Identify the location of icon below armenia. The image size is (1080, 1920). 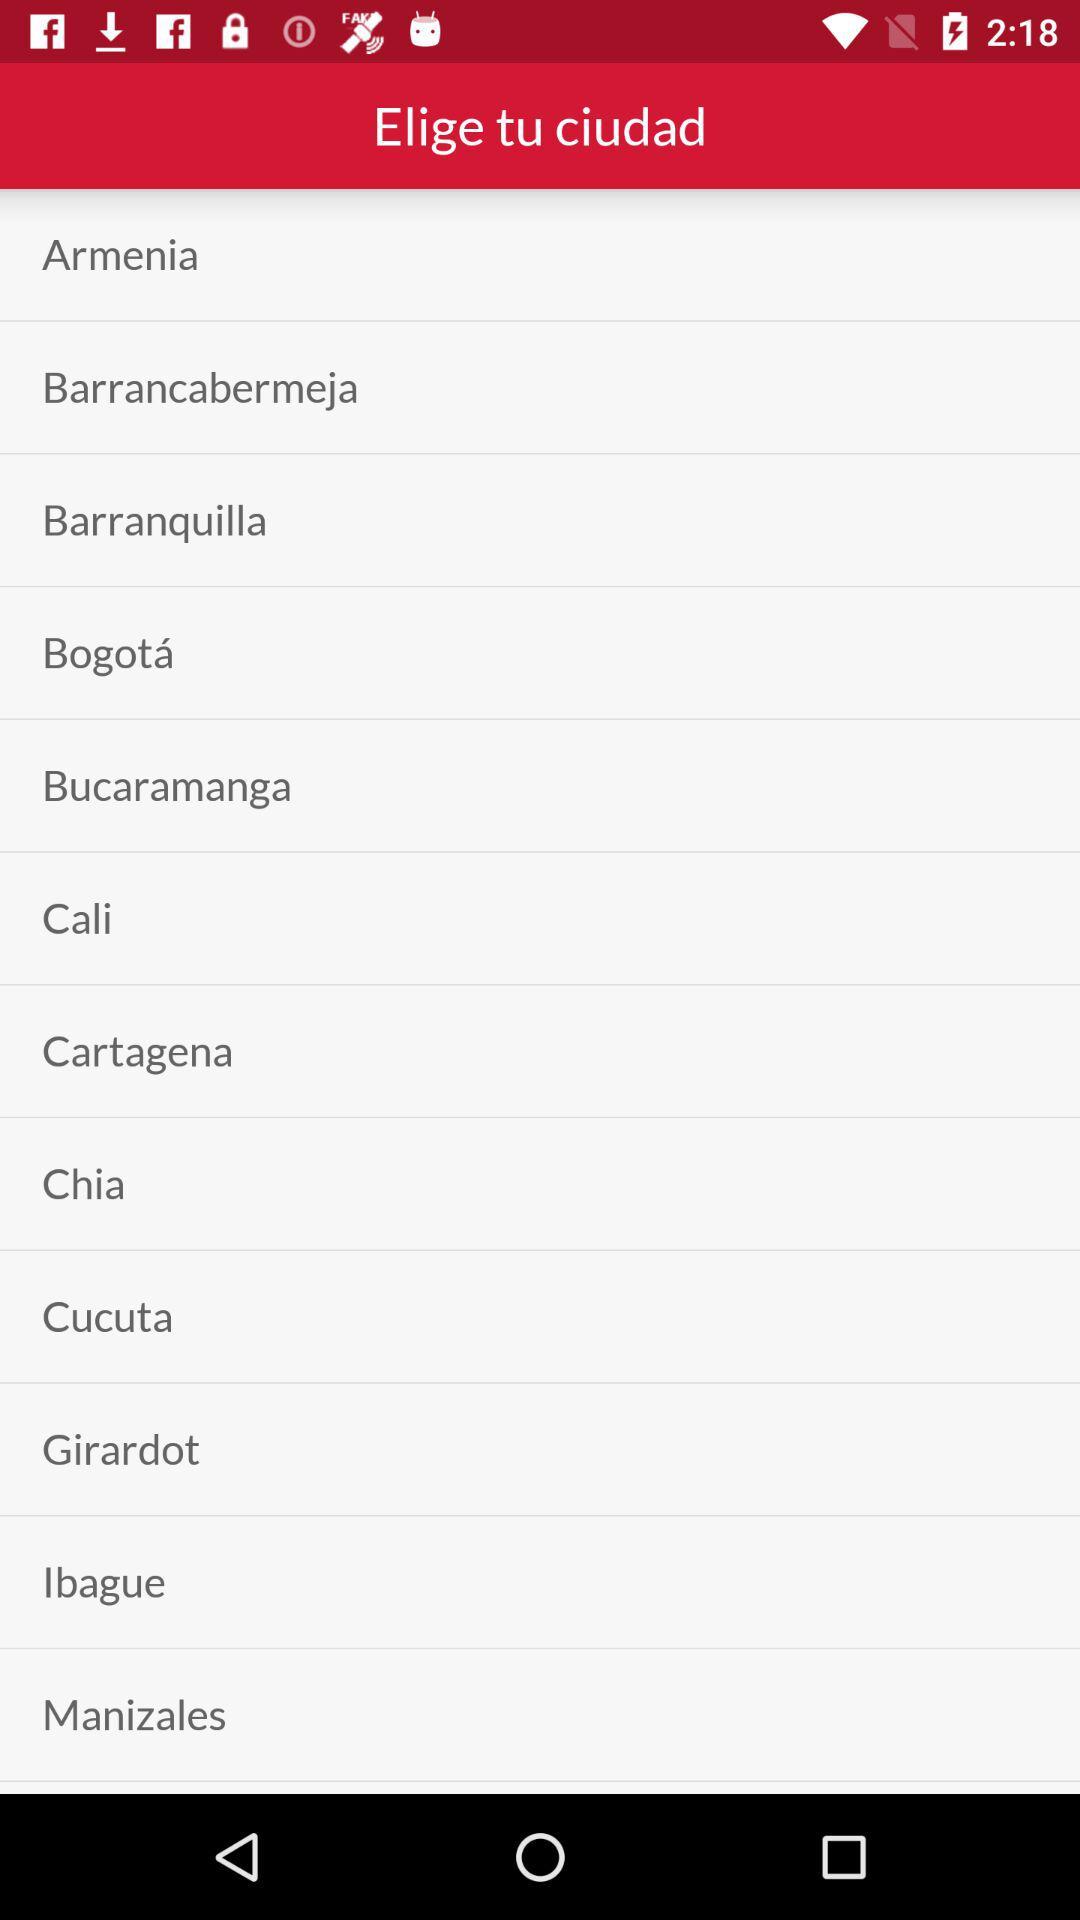
(200, 387).